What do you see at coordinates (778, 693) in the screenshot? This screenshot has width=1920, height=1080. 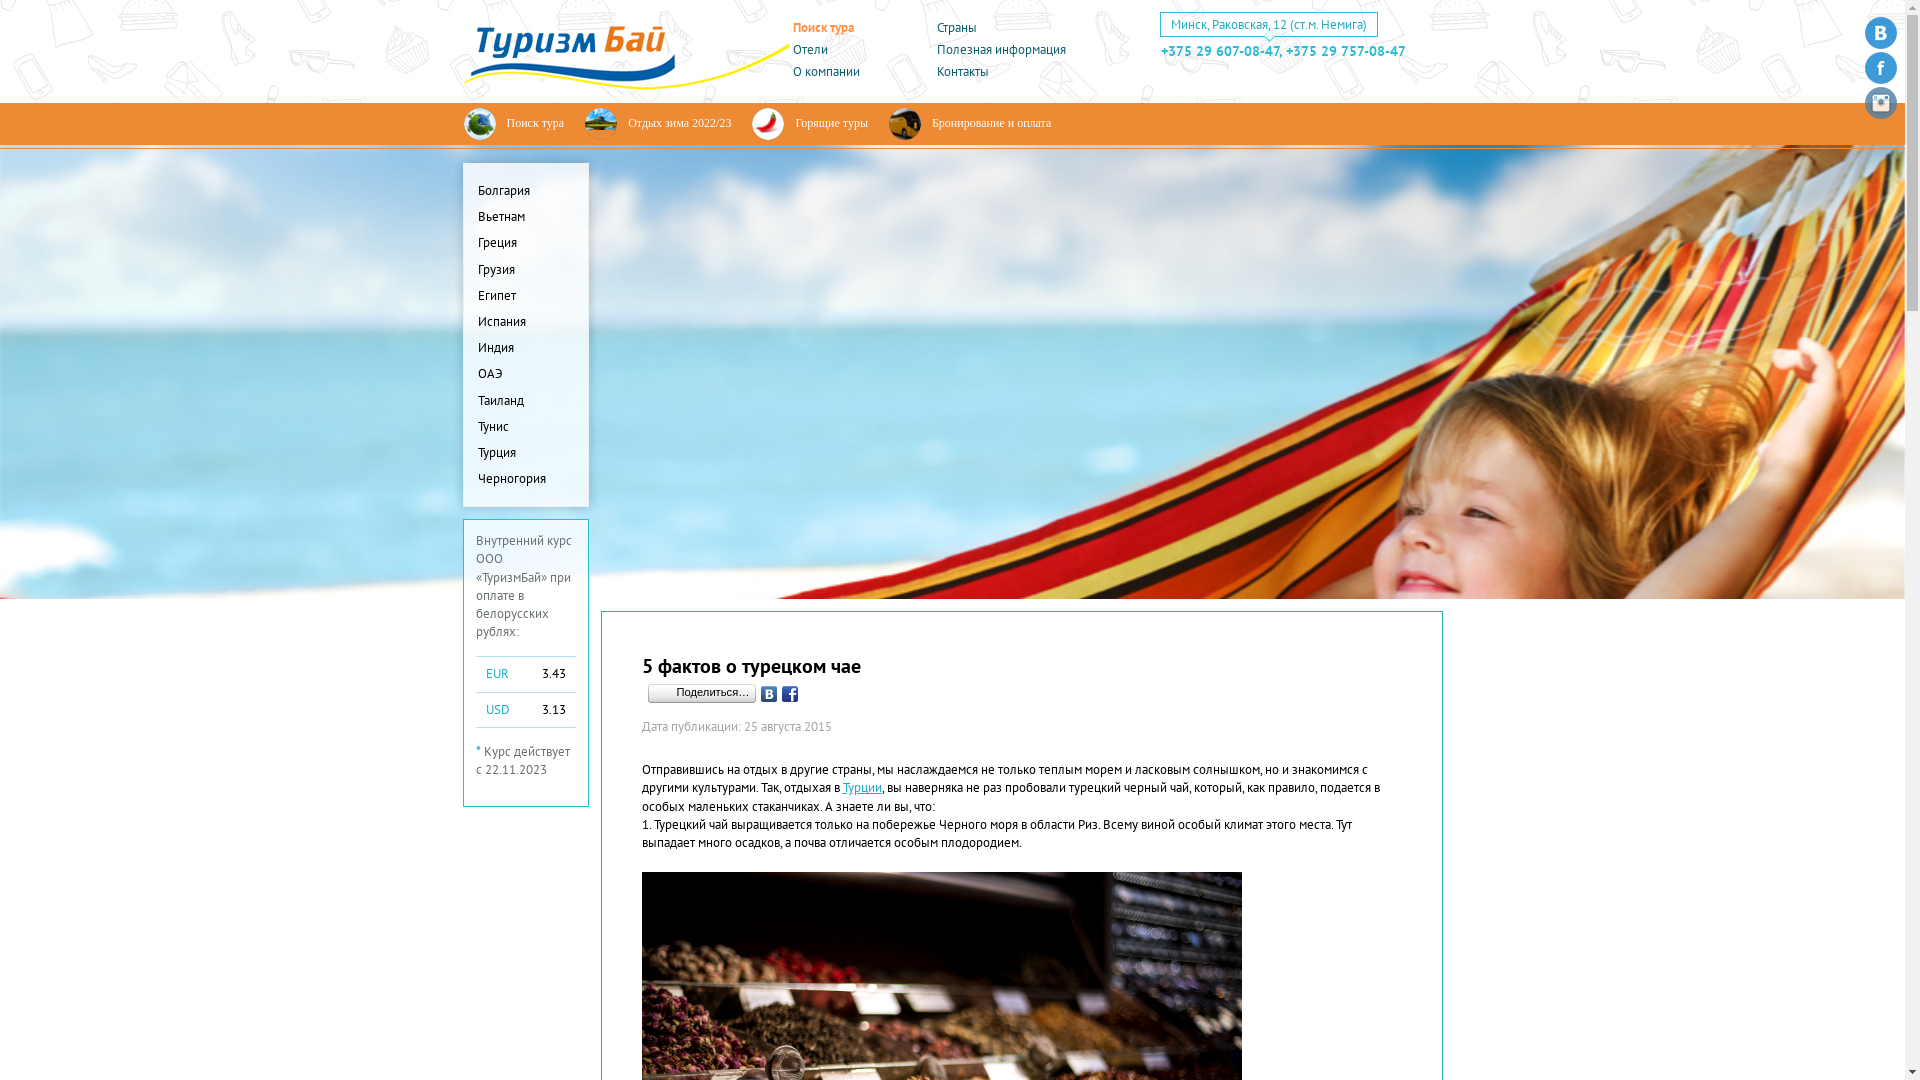 I see `'Facebook'` at bounding box center [778, 693].